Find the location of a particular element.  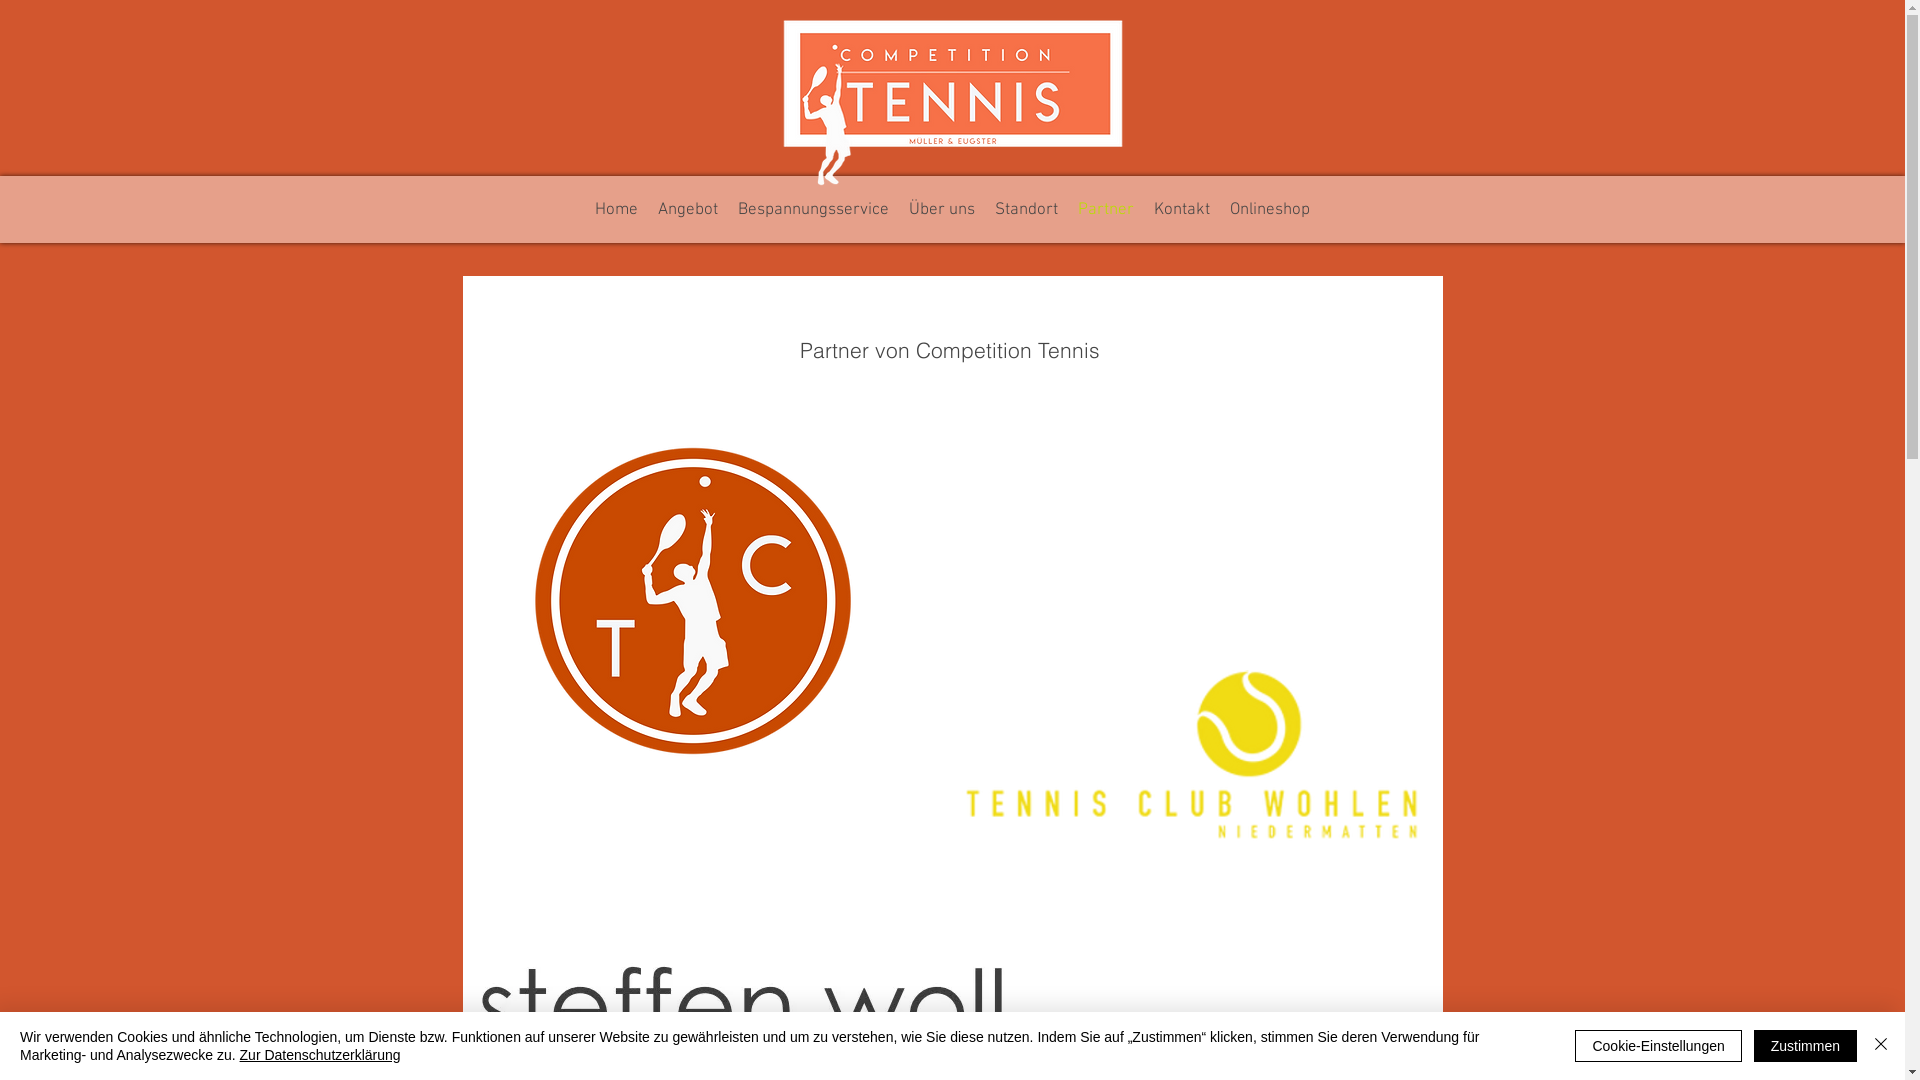

'Zustimmen' is located at coordinates (1805, 1044).